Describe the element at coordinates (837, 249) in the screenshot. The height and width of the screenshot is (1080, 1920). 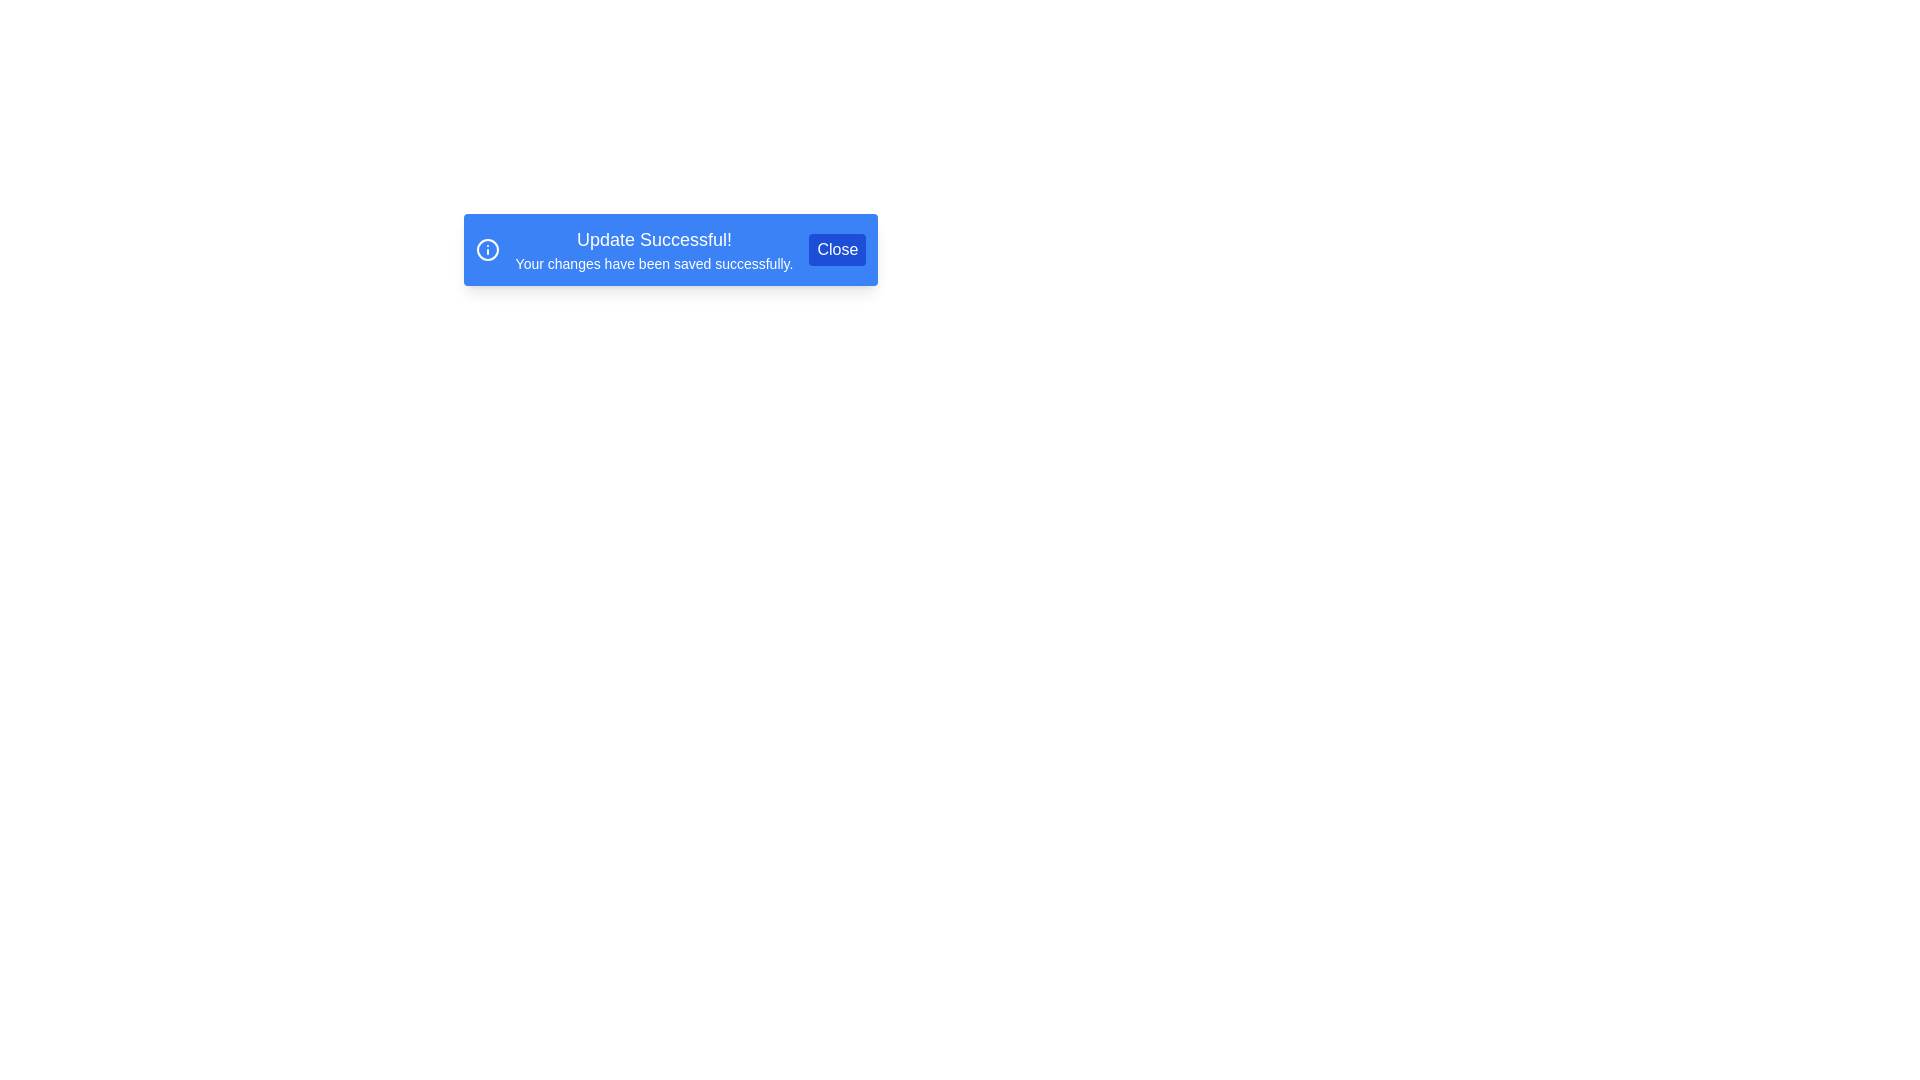
I see `the 'Close' button to observe hover effects` at that location.